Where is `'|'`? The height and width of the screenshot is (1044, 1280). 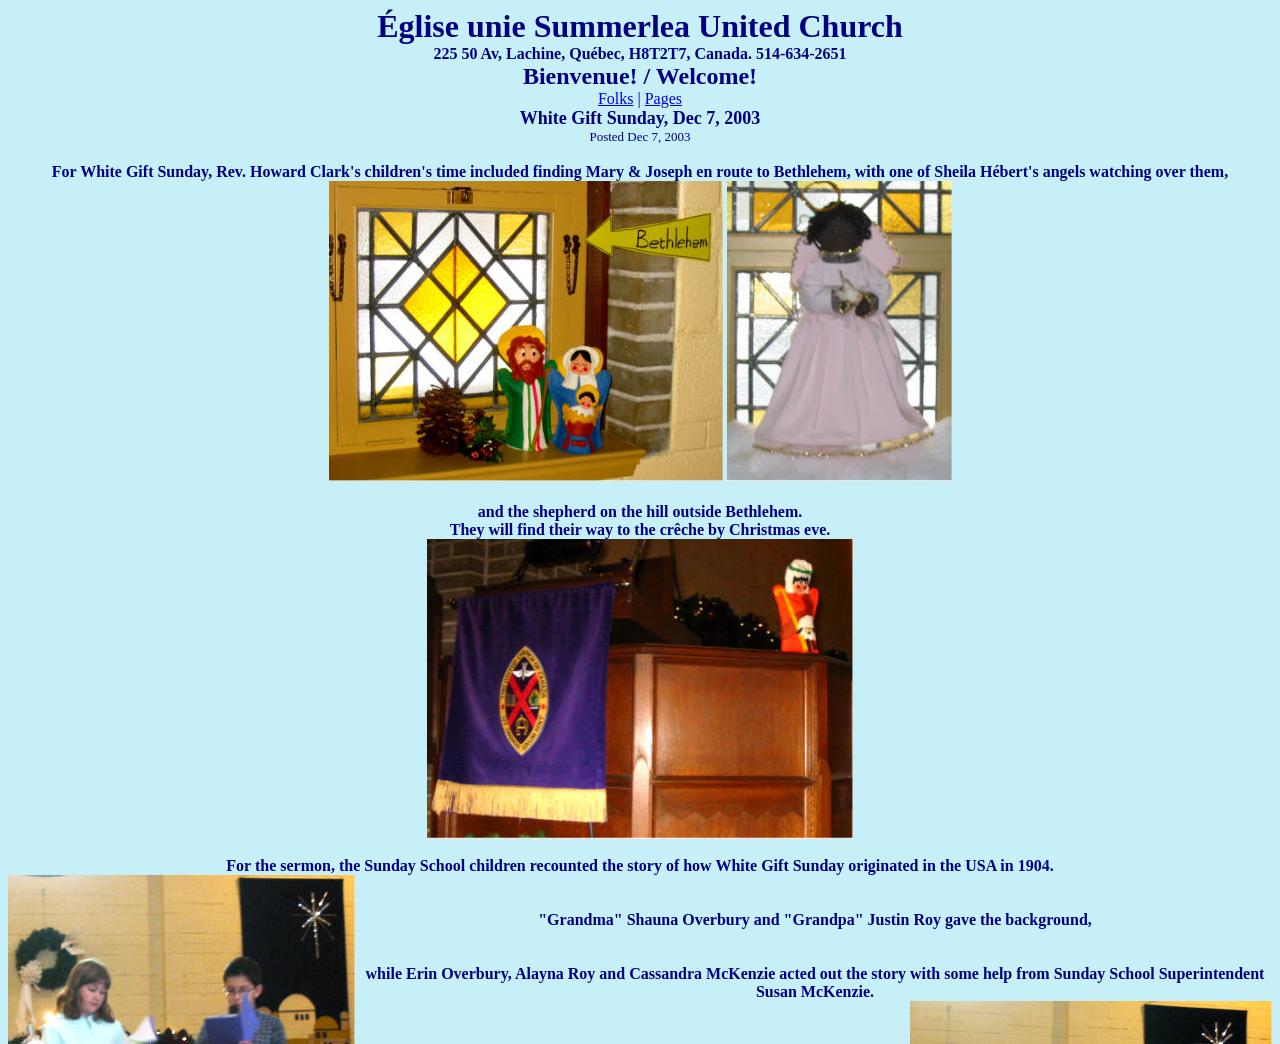 '|' is located at coordinates (637, 98).